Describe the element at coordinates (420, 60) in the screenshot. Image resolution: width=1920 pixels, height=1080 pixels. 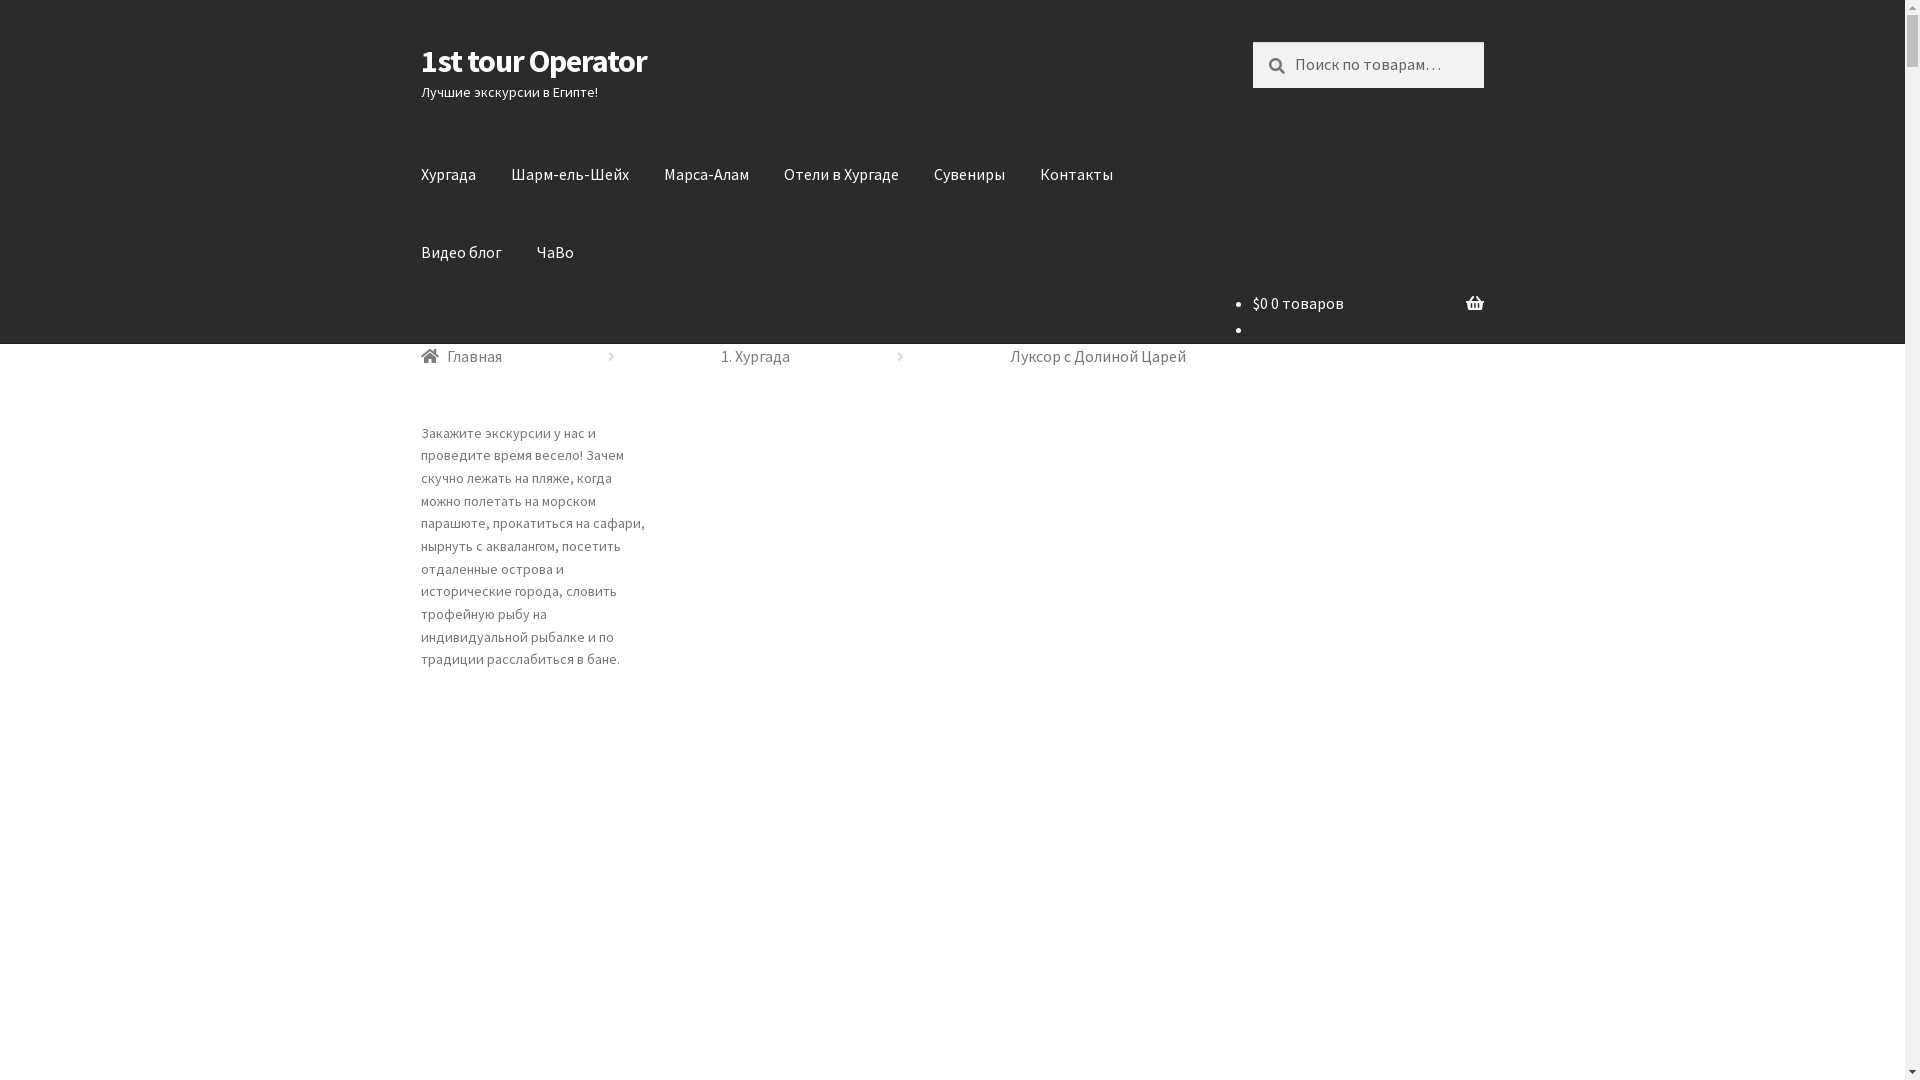
I see `'1st tour Operator'` at that location.